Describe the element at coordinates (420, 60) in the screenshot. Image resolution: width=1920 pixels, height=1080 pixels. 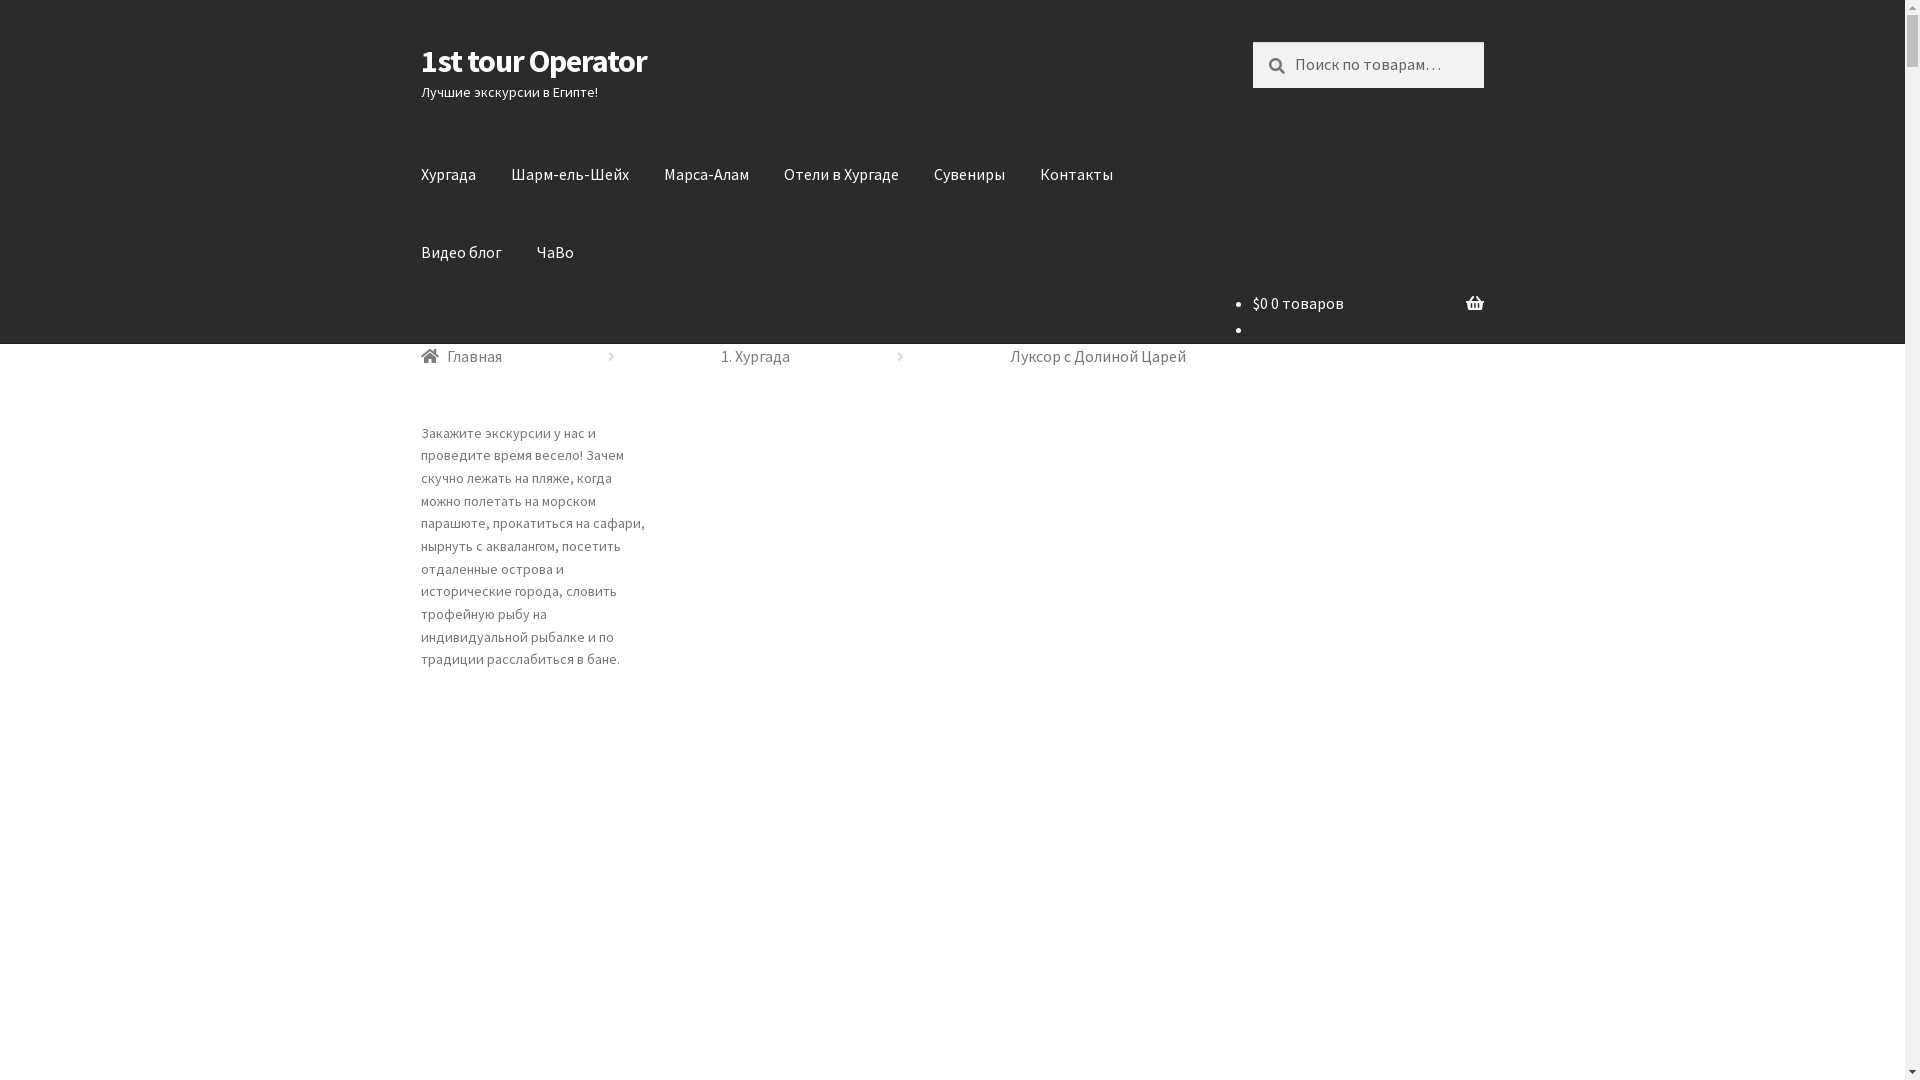
I see `'1st tour Operator'` at that location.